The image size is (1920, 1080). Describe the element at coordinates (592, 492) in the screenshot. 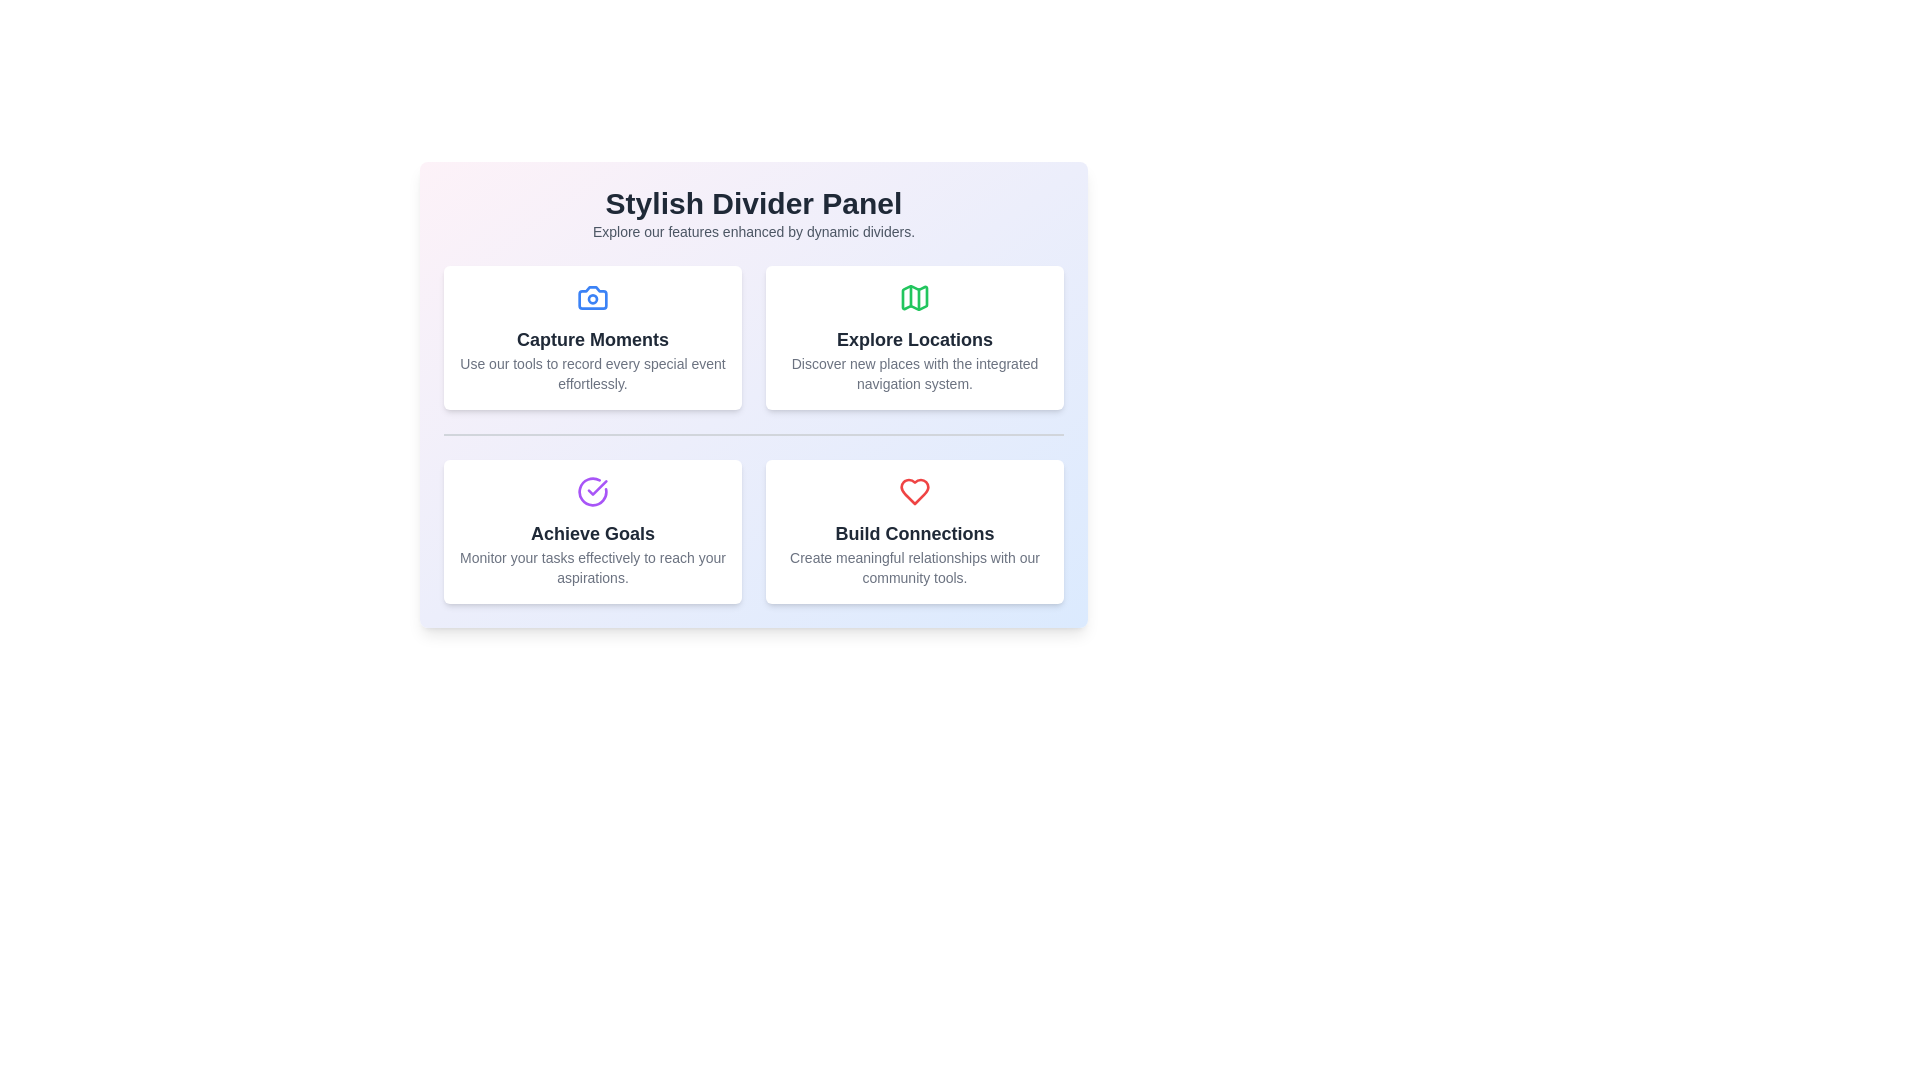

I see `the circular purple checkmark icon located above the 'Achieve Goals' text within the white card` at that location.